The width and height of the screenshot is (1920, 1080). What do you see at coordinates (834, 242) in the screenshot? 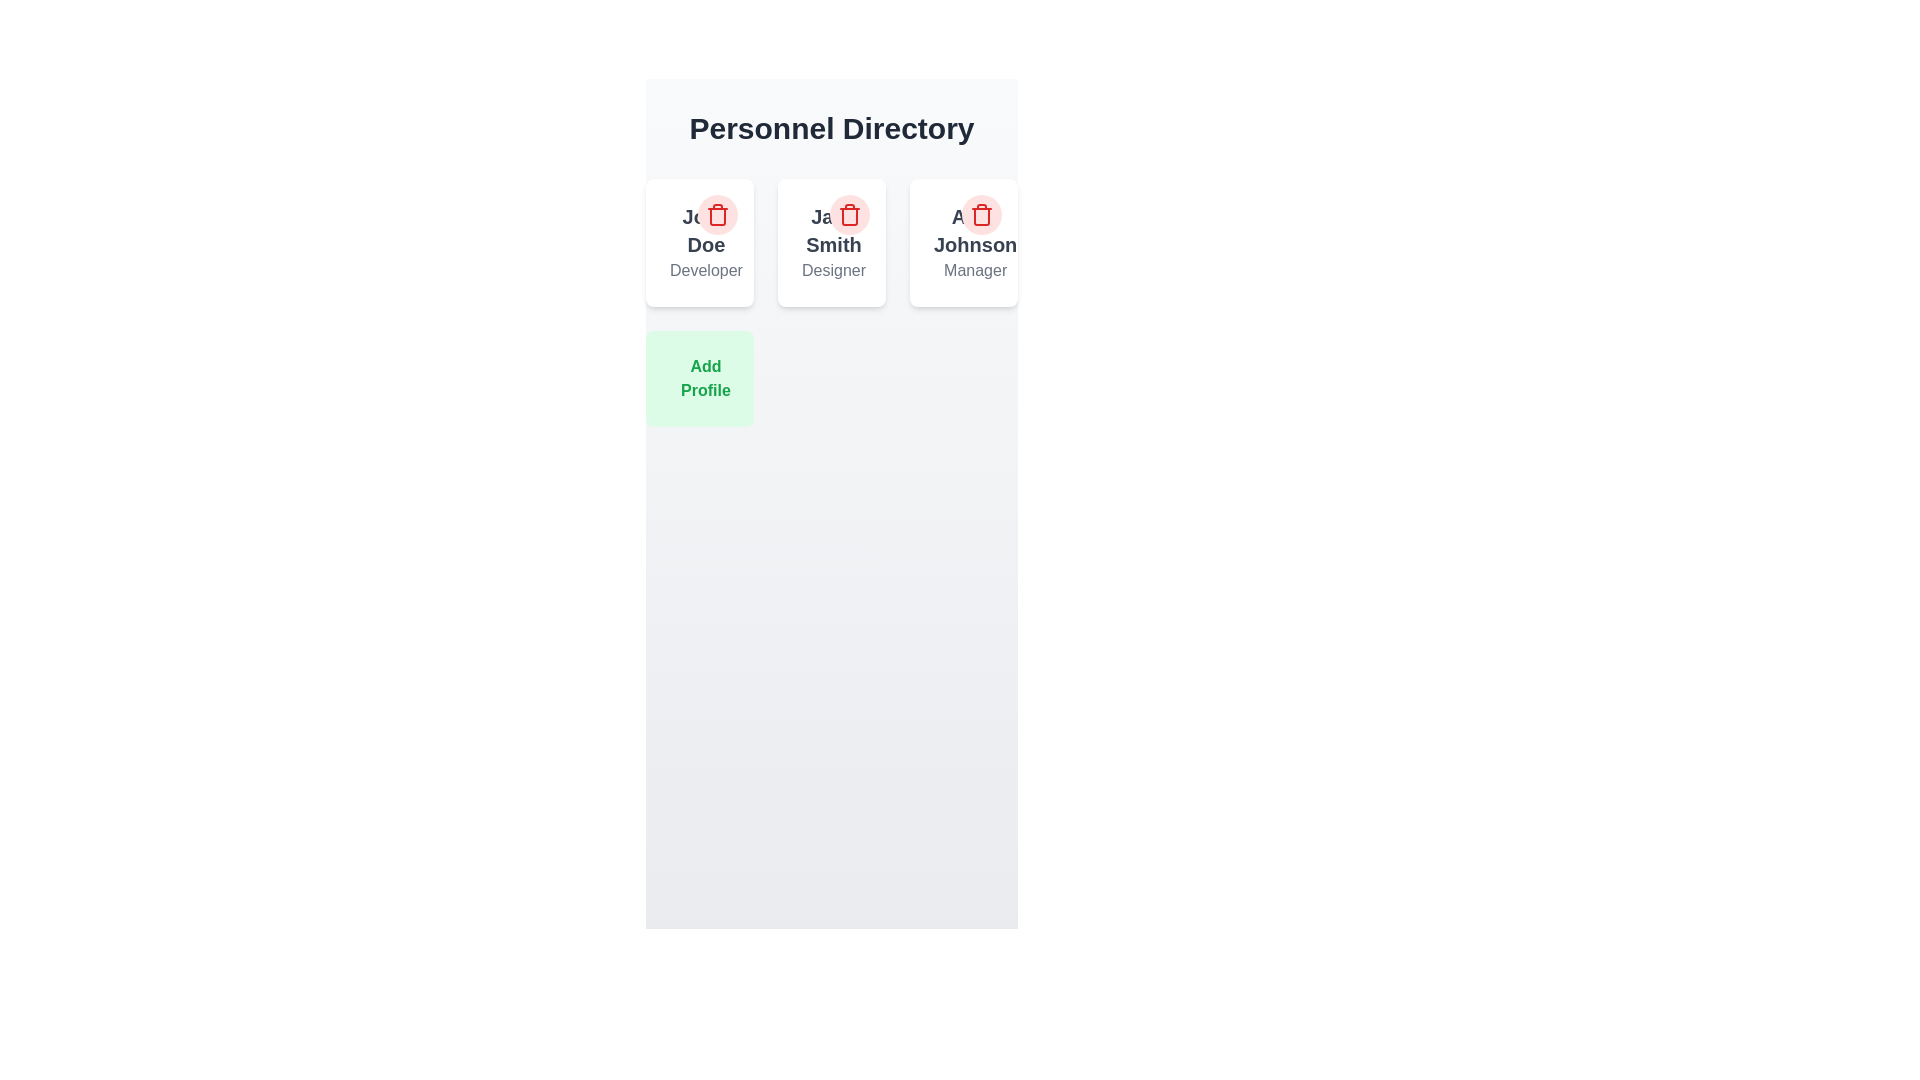
I see `the text label 'Jane Smith' which displays the name in bold and the title 'Designer' beneath it` at bounding box center [834, 242].